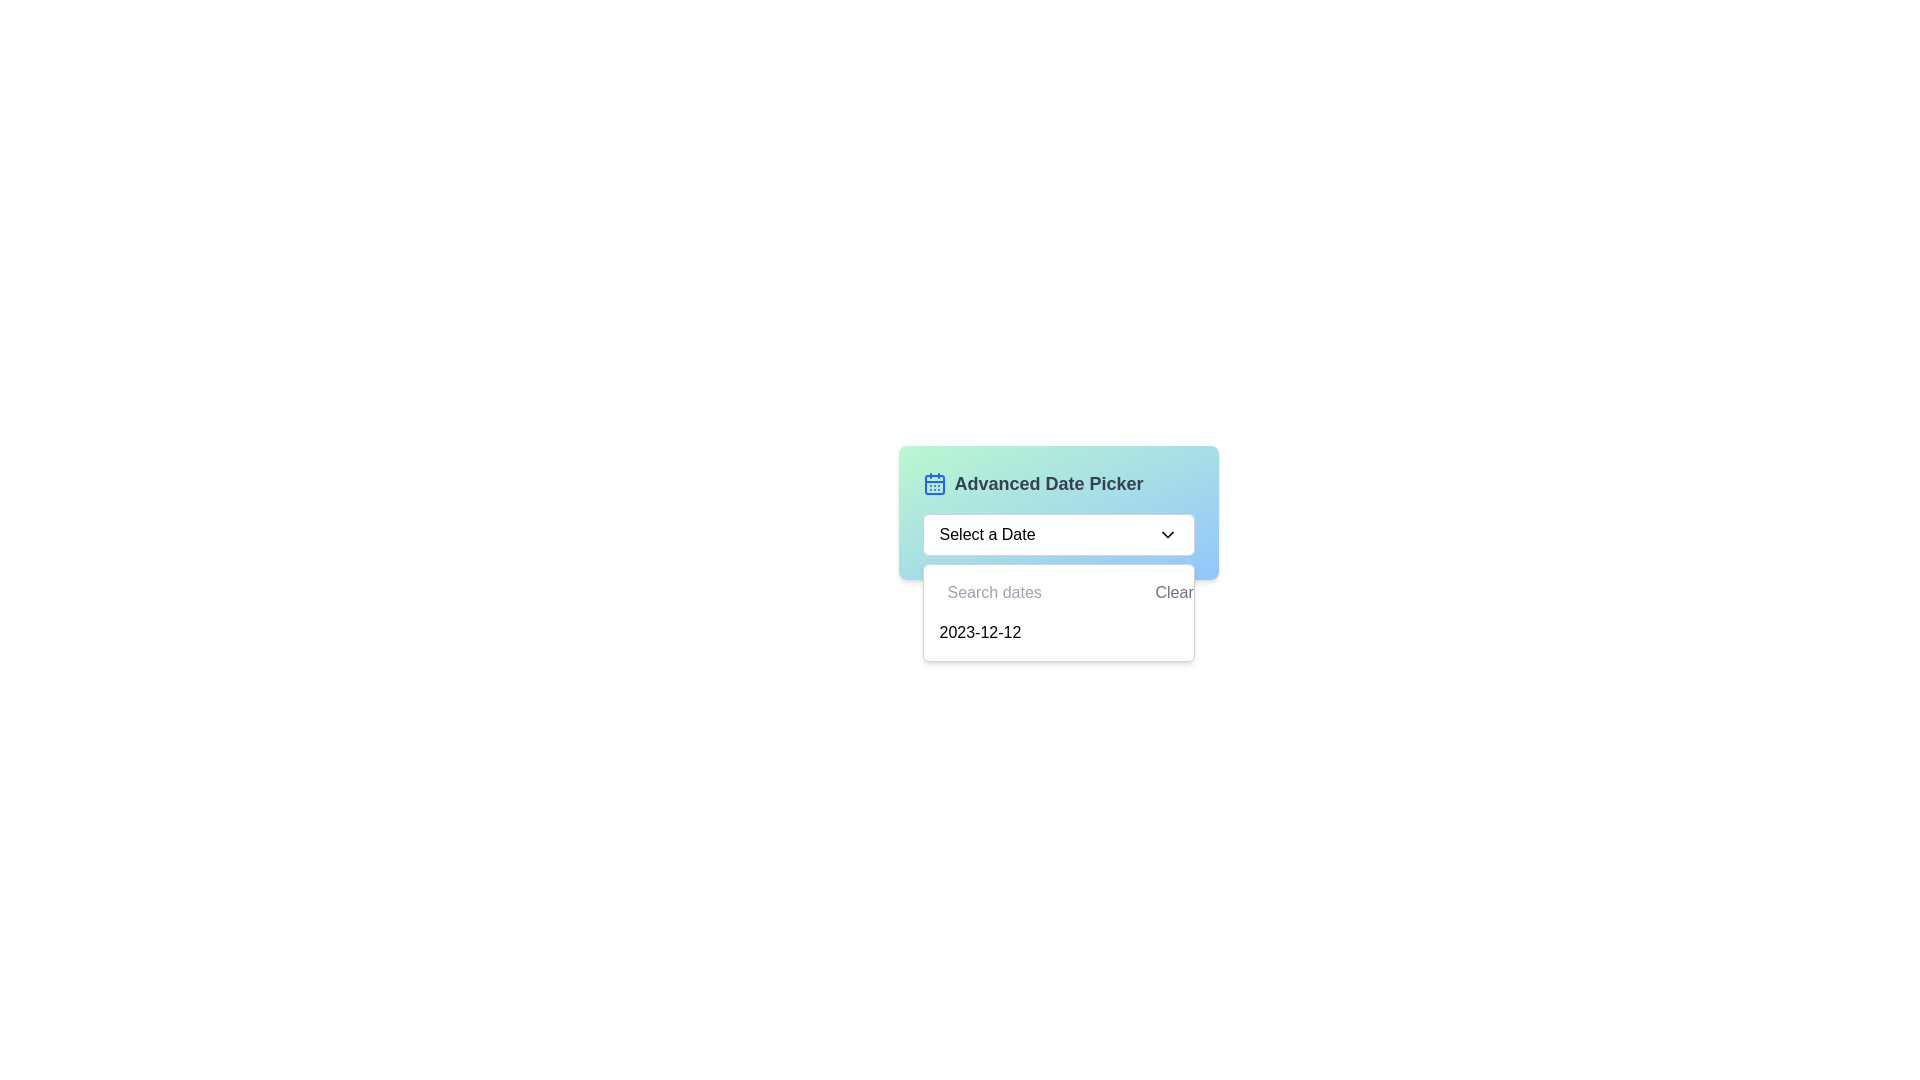  What do you see at coordinates (1057, 512) in the screenshot?
I see `the dropdown menu of the date picker widget` at bounding box center [1057, 512].